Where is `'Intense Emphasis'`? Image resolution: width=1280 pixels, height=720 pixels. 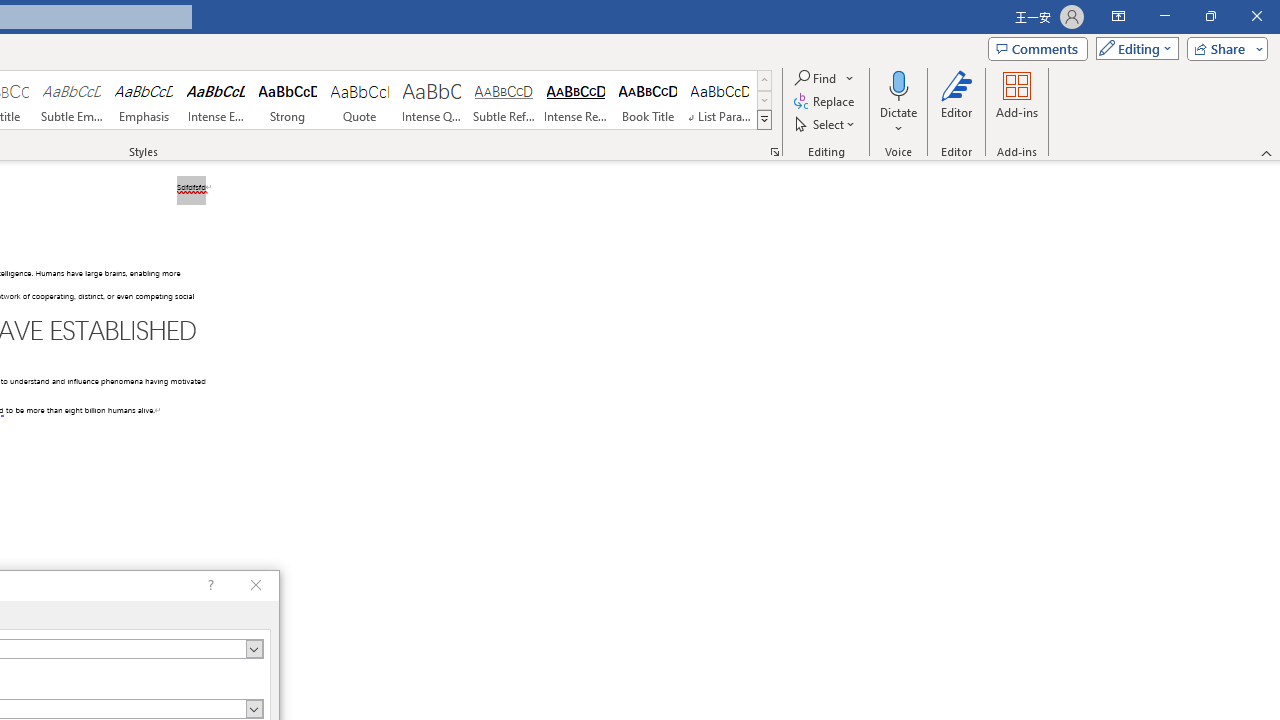 'Intense Emphasis' is located at coordinates (216, 100).